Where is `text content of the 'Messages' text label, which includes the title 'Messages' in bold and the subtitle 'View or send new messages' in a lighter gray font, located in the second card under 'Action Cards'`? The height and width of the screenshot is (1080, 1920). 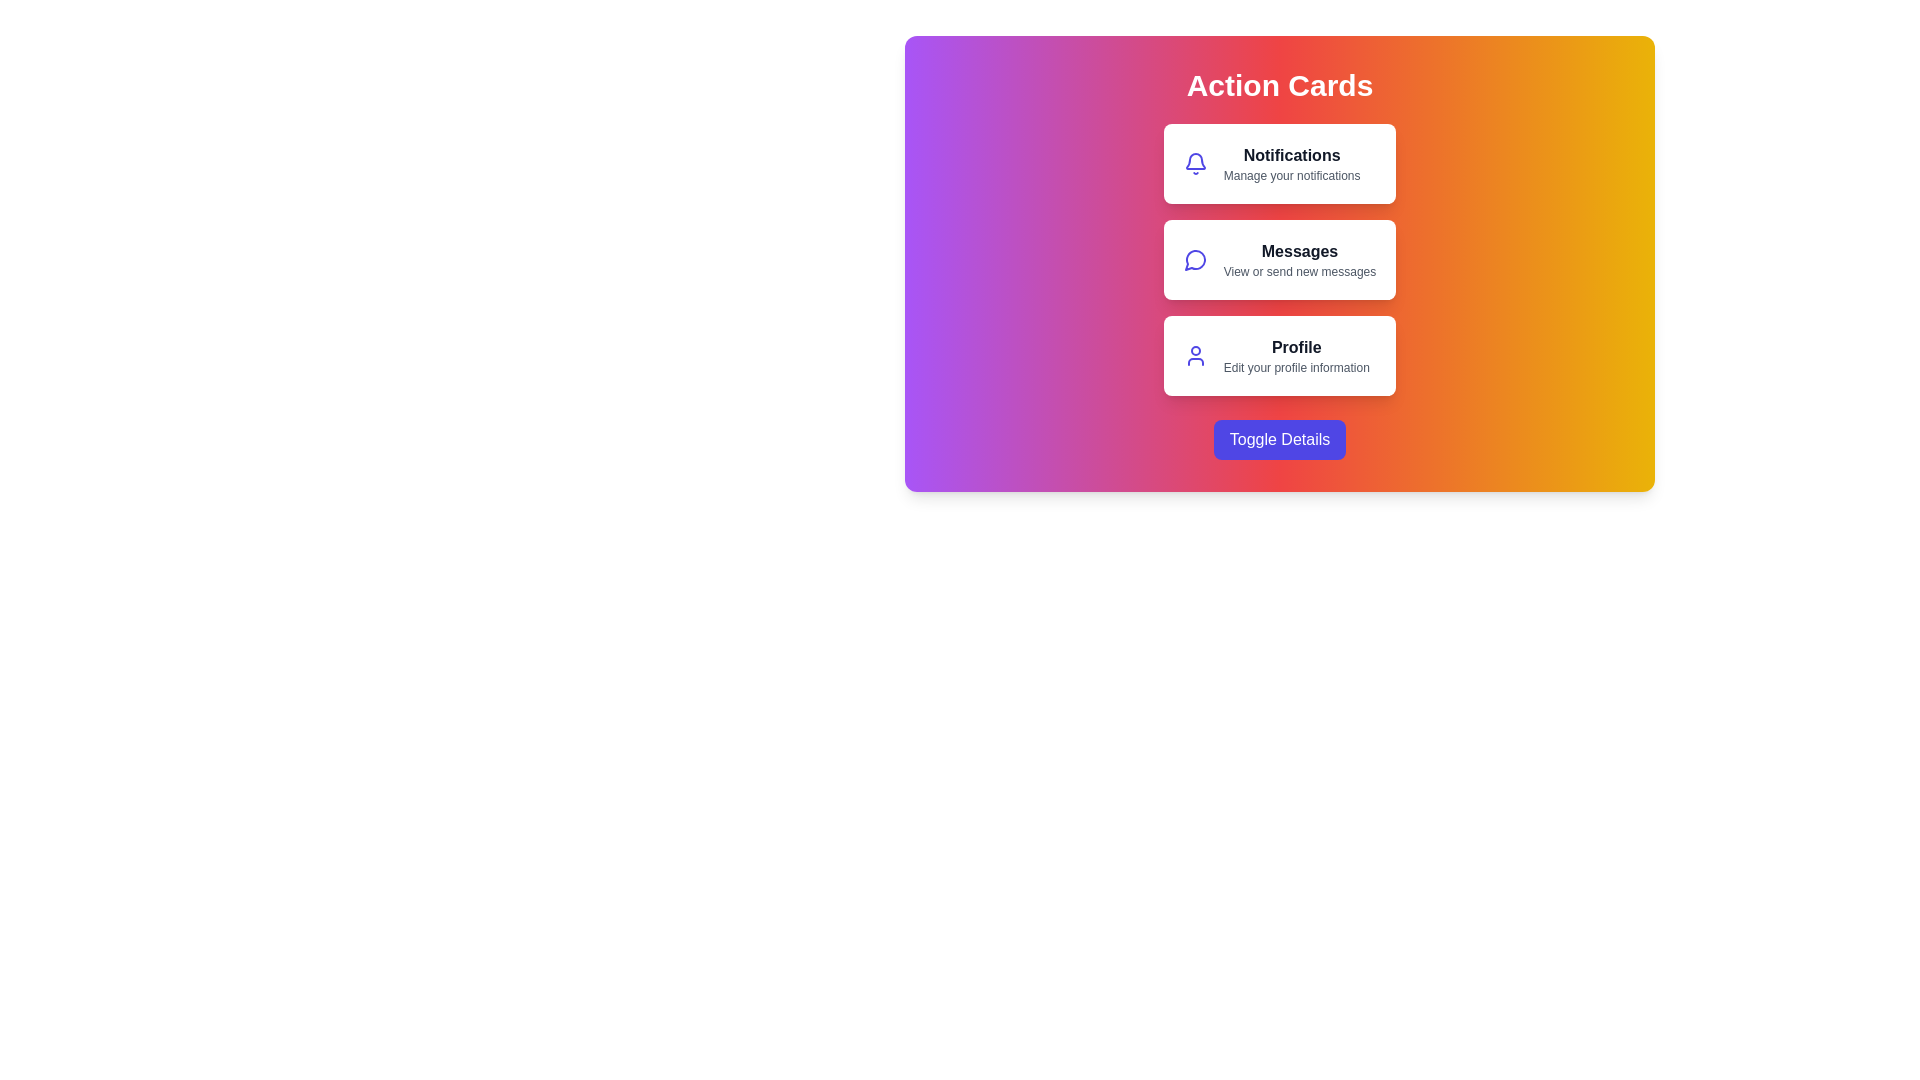 text content of the 'Messages' text label, which includes the title 'Messages' in bold and the subtitle 'View or send new messages' in a lighter gray font, located in the second card under 'Action Cards' is located at coordinates (1300, 258).